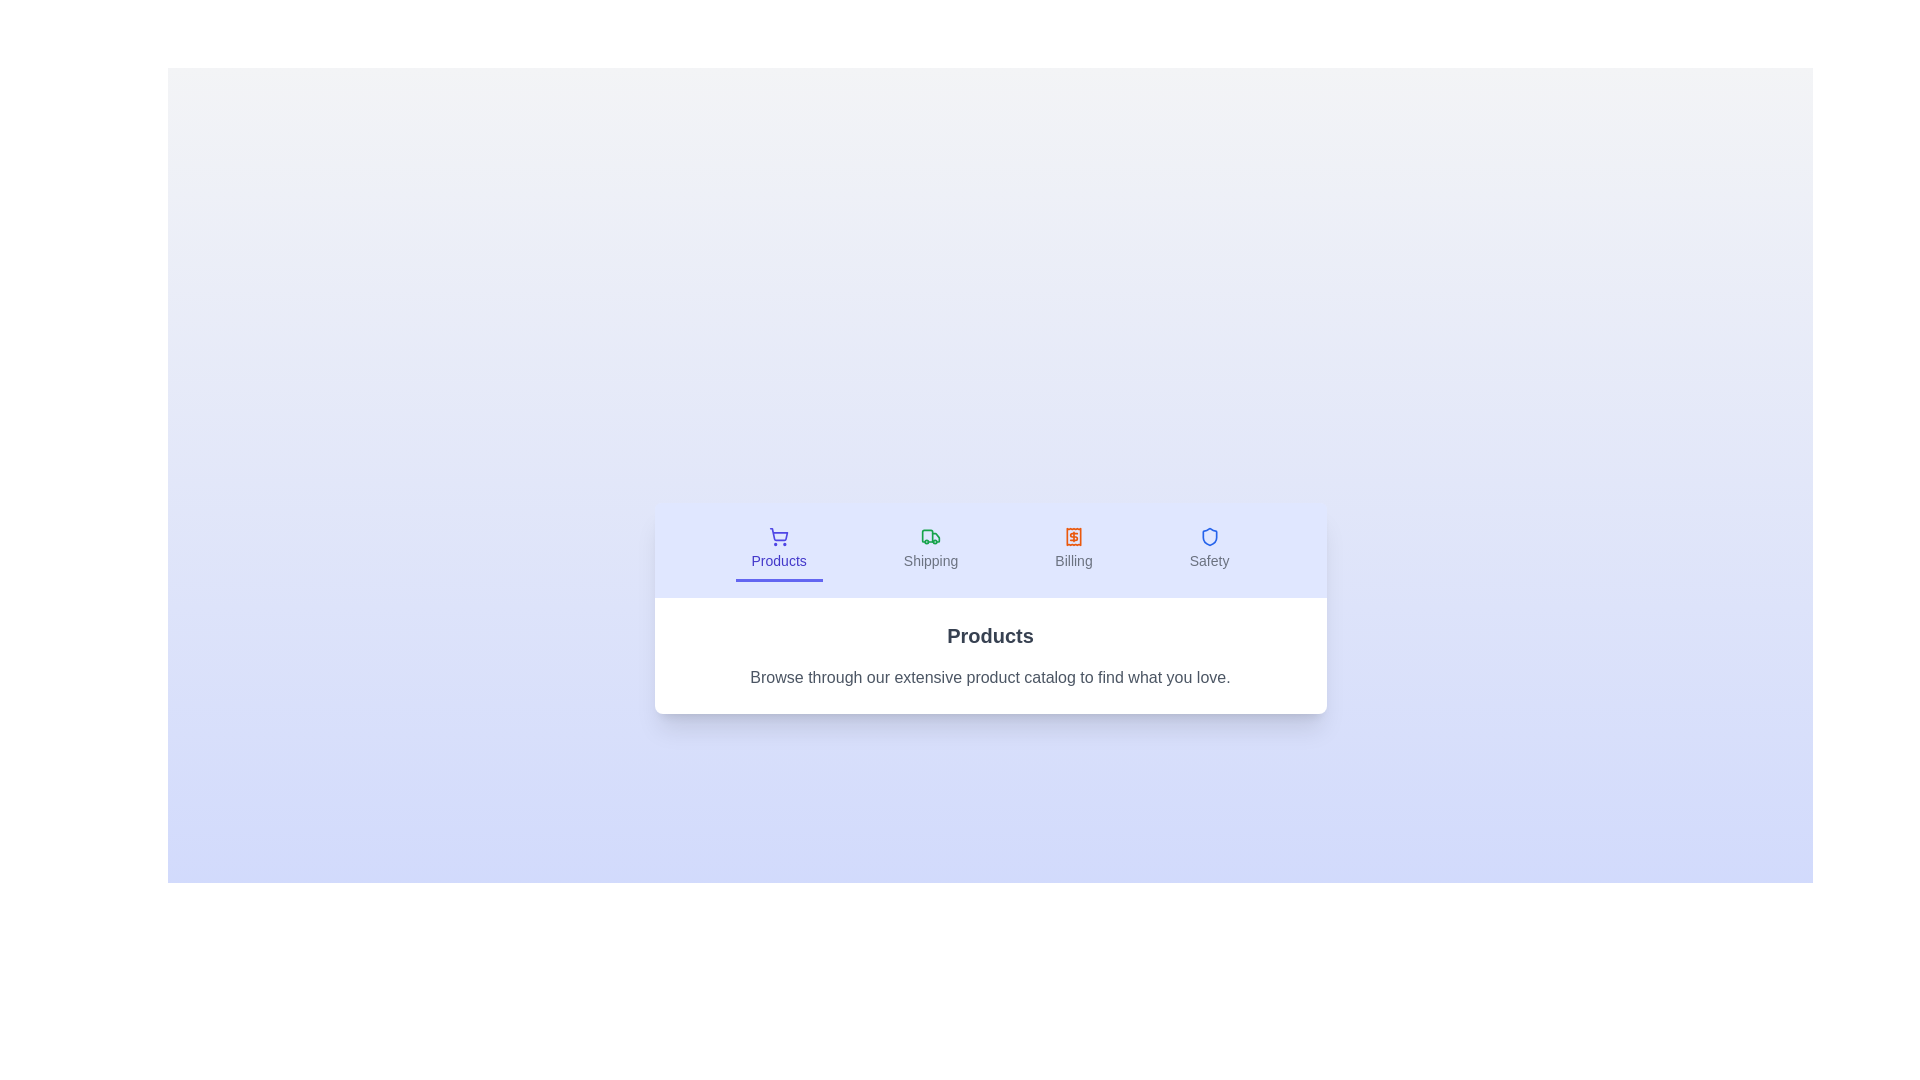  What do you see at coordinates (1073, 550) in the screenshot?
I see `the Billing tab to switch to its content` at bounding box center [1073, 550].